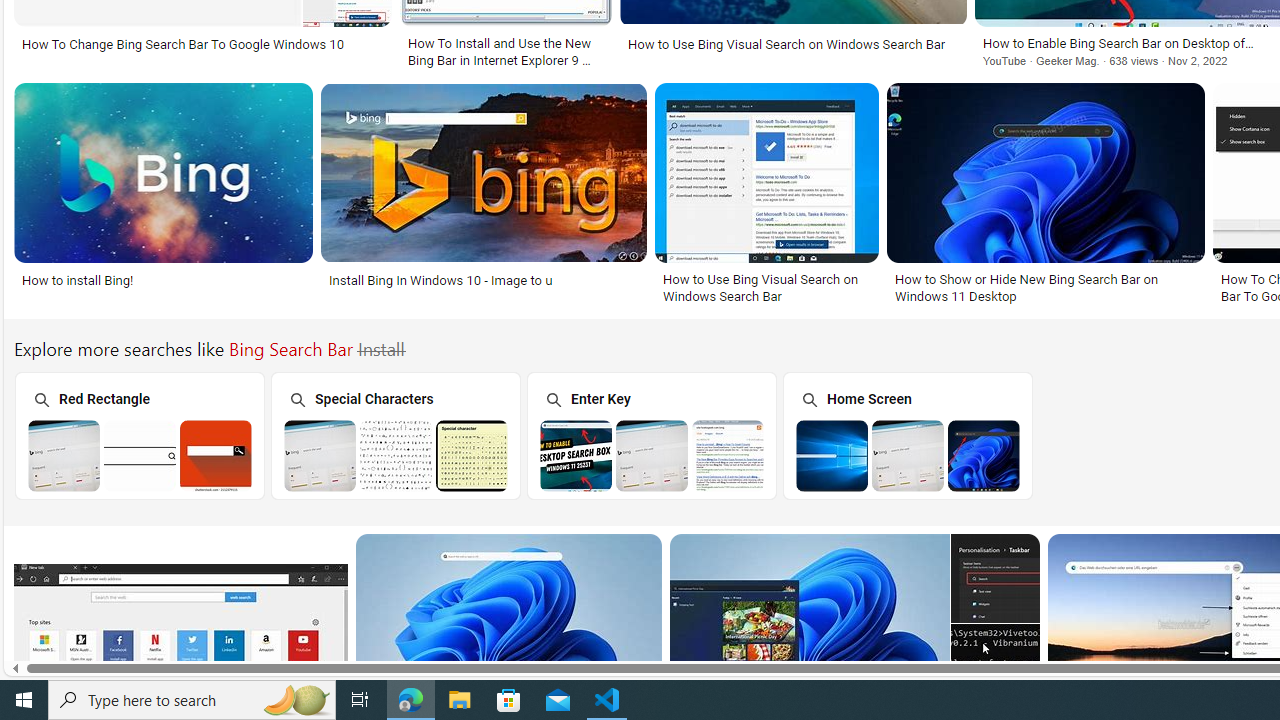 The height and width of the screenshot is (720, 1280). I want to click on 'Special Characters', so click(395, 434).